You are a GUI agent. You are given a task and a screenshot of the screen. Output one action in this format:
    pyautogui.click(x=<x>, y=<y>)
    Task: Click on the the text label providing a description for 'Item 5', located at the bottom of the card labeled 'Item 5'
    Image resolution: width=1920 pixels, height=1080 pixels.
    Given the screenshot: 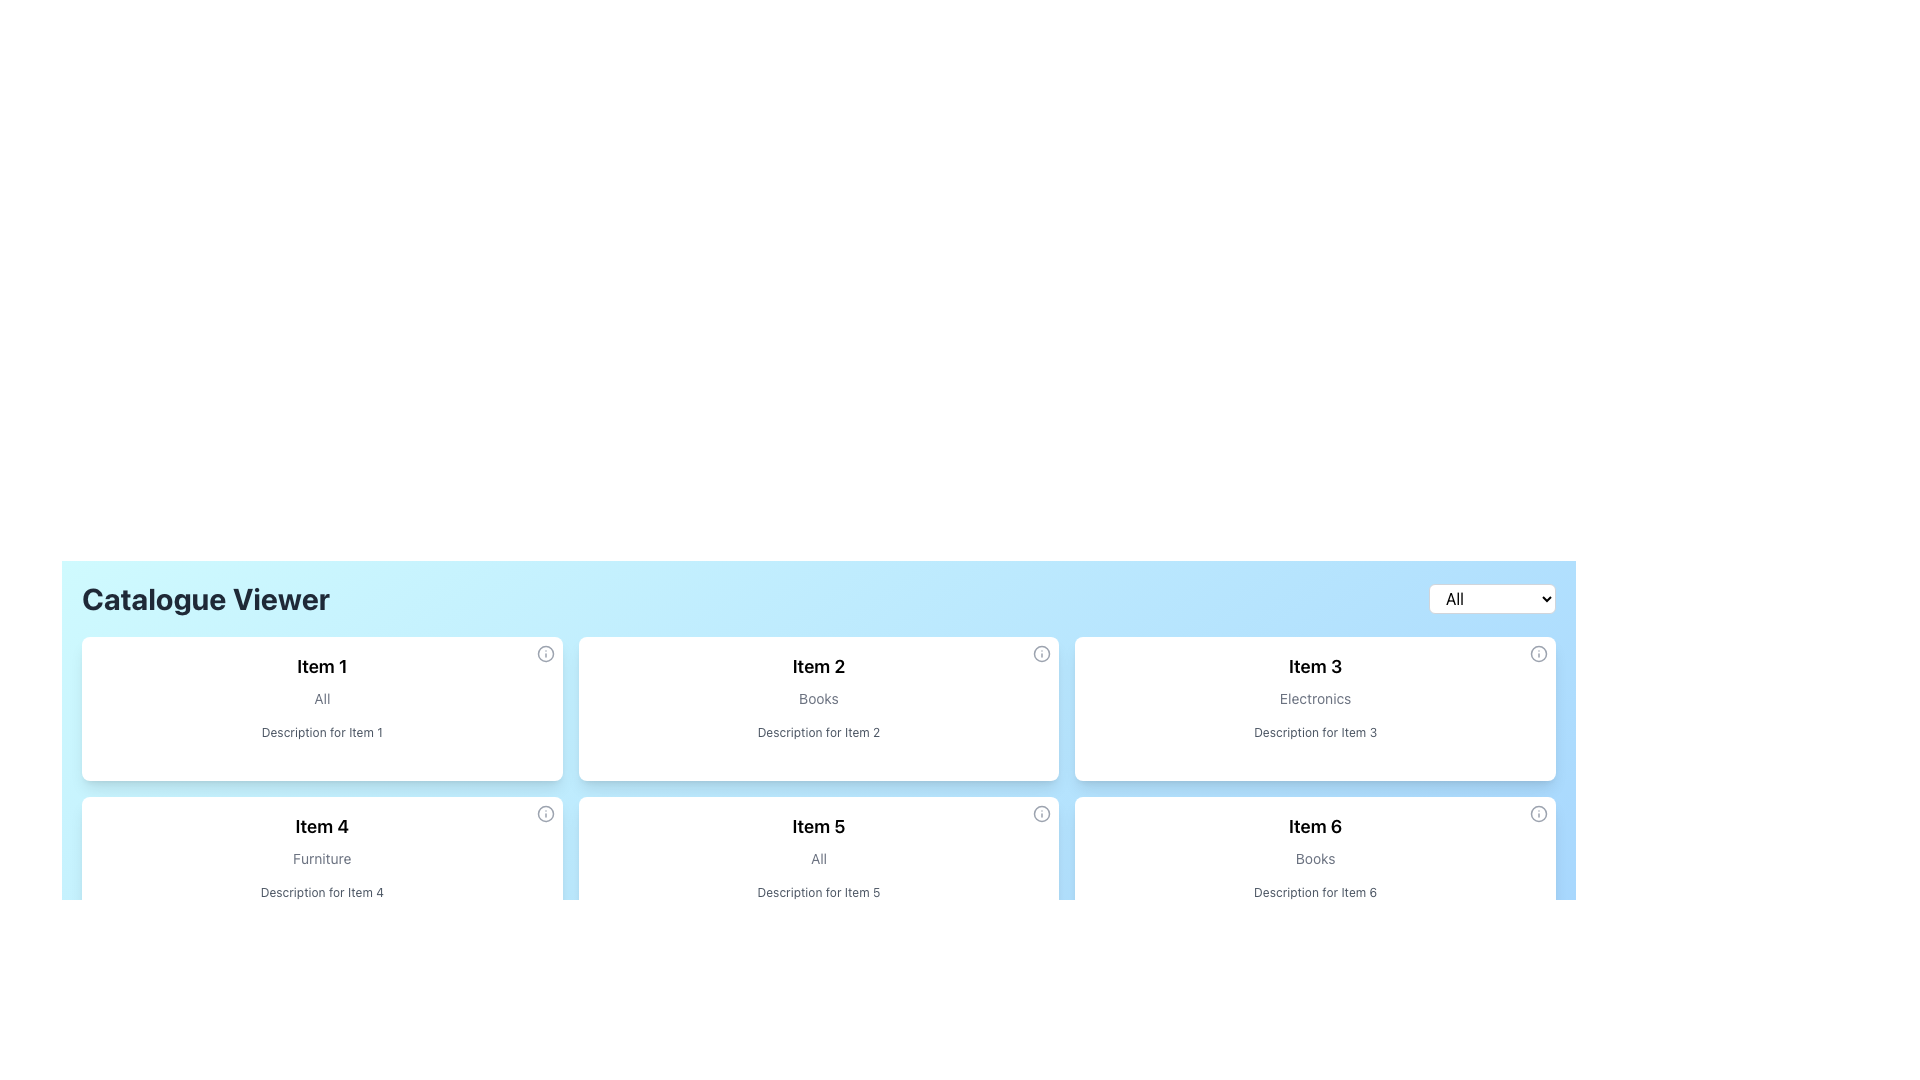 What is the action you would take?
    pyautogui.click(x=819, y=892)
    